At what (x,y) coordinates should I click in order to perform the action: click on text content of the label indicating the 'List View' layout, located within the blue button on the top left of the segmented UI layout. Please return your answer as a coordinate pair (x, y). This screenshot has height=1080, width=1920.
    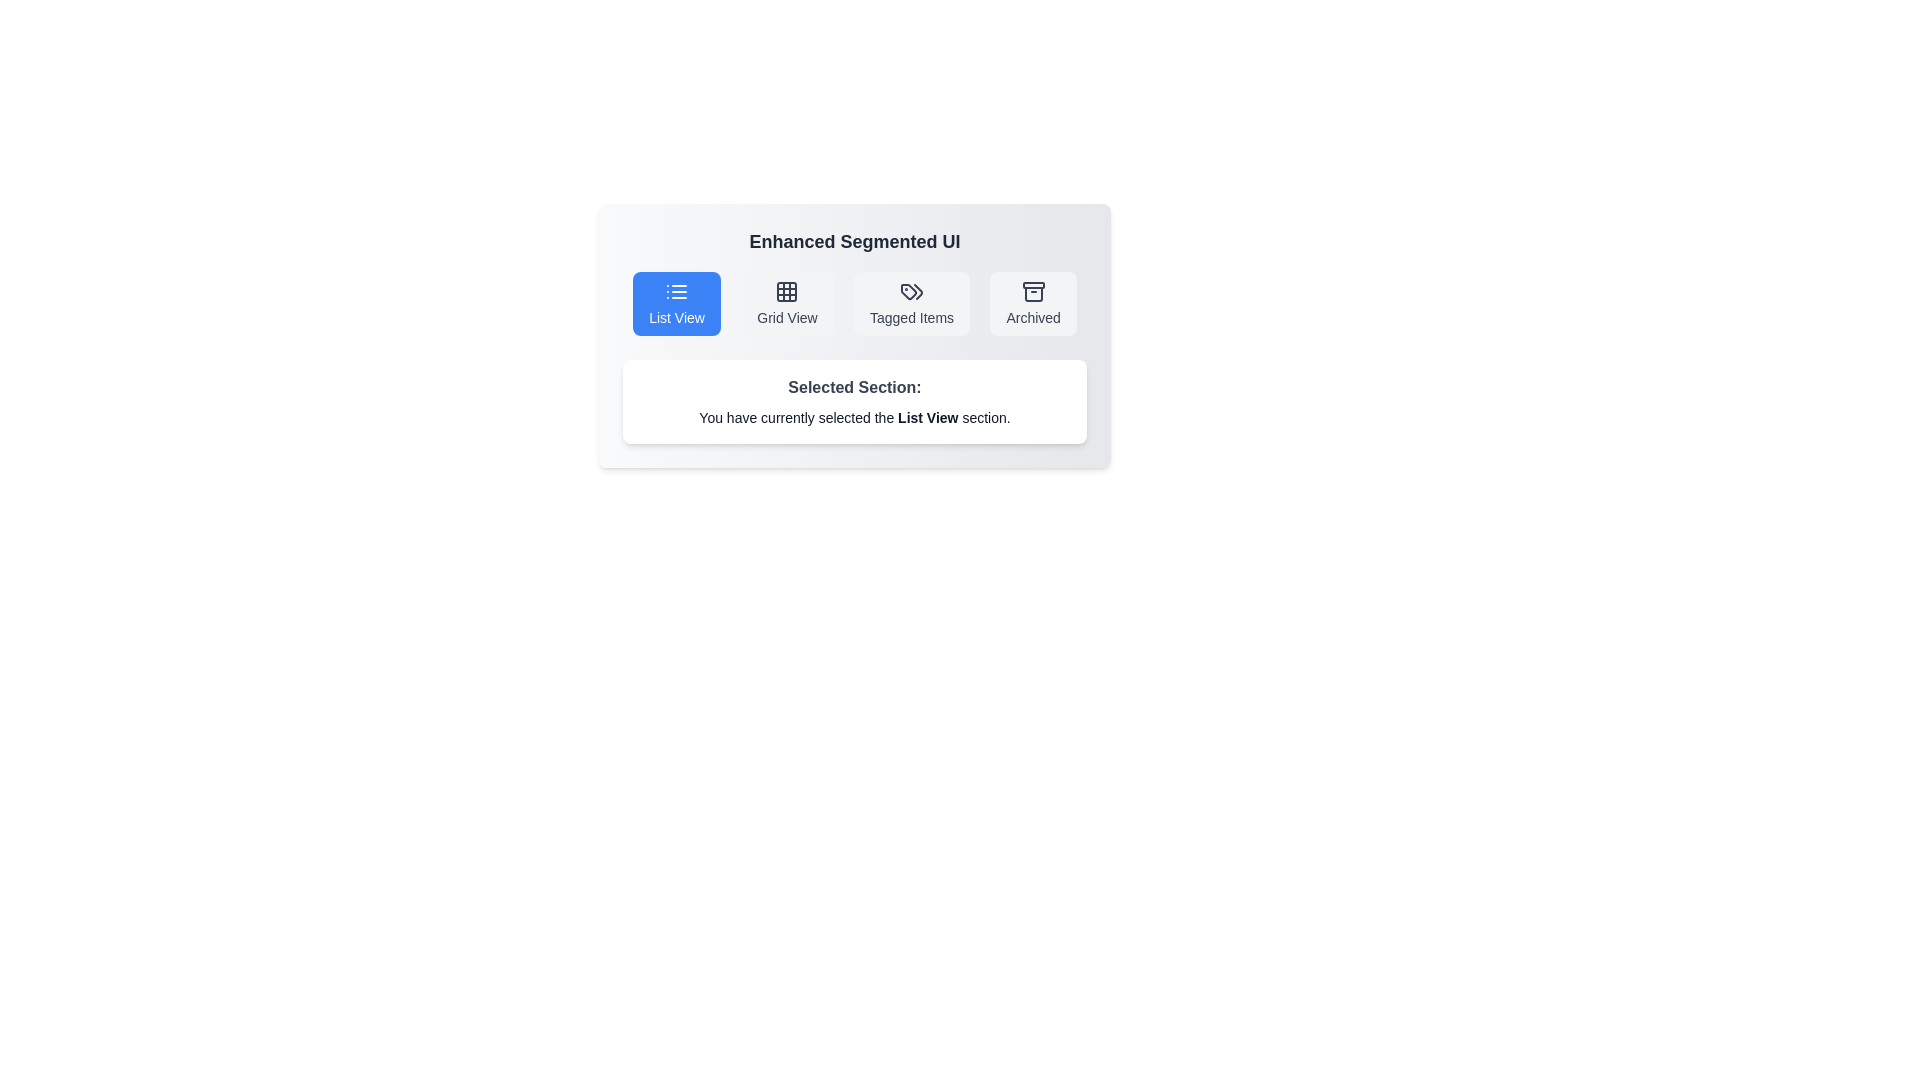
    Looking at the image, I should click on (676, 316).